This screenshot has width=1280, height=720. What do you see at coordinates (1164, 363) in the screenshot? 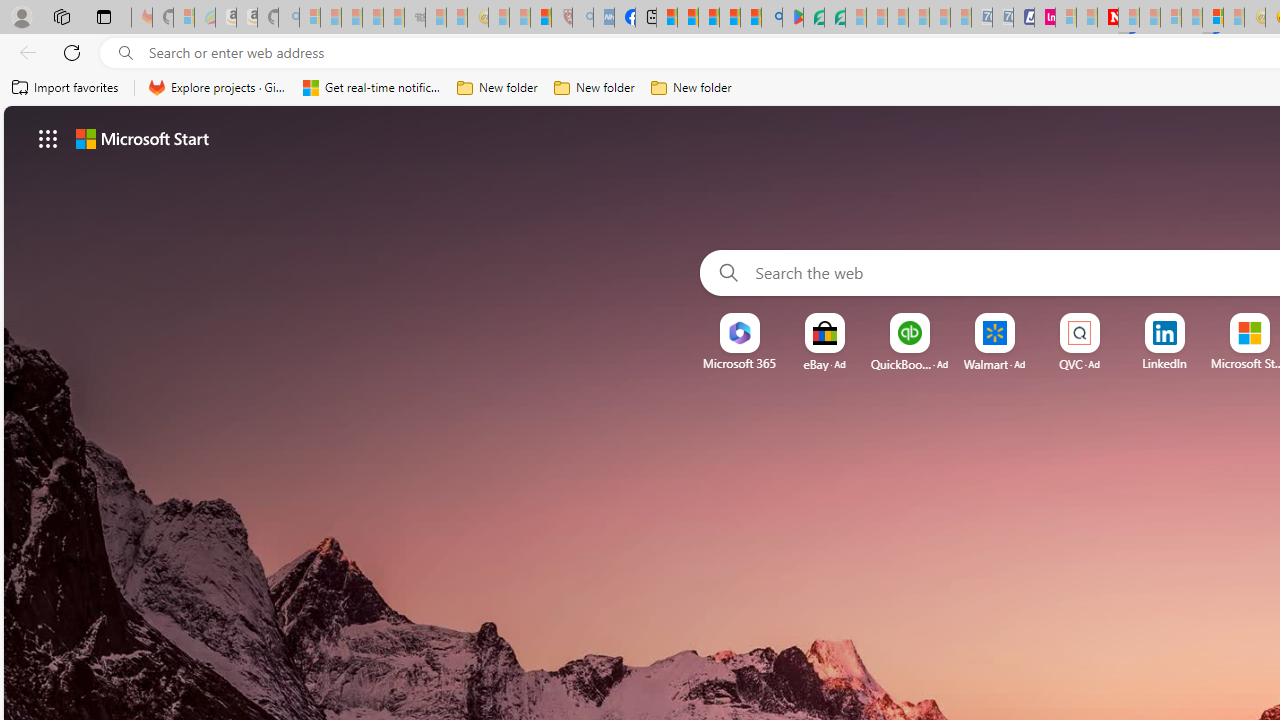
I see `'LinkedIn'` at bounding box center [1164, 363].